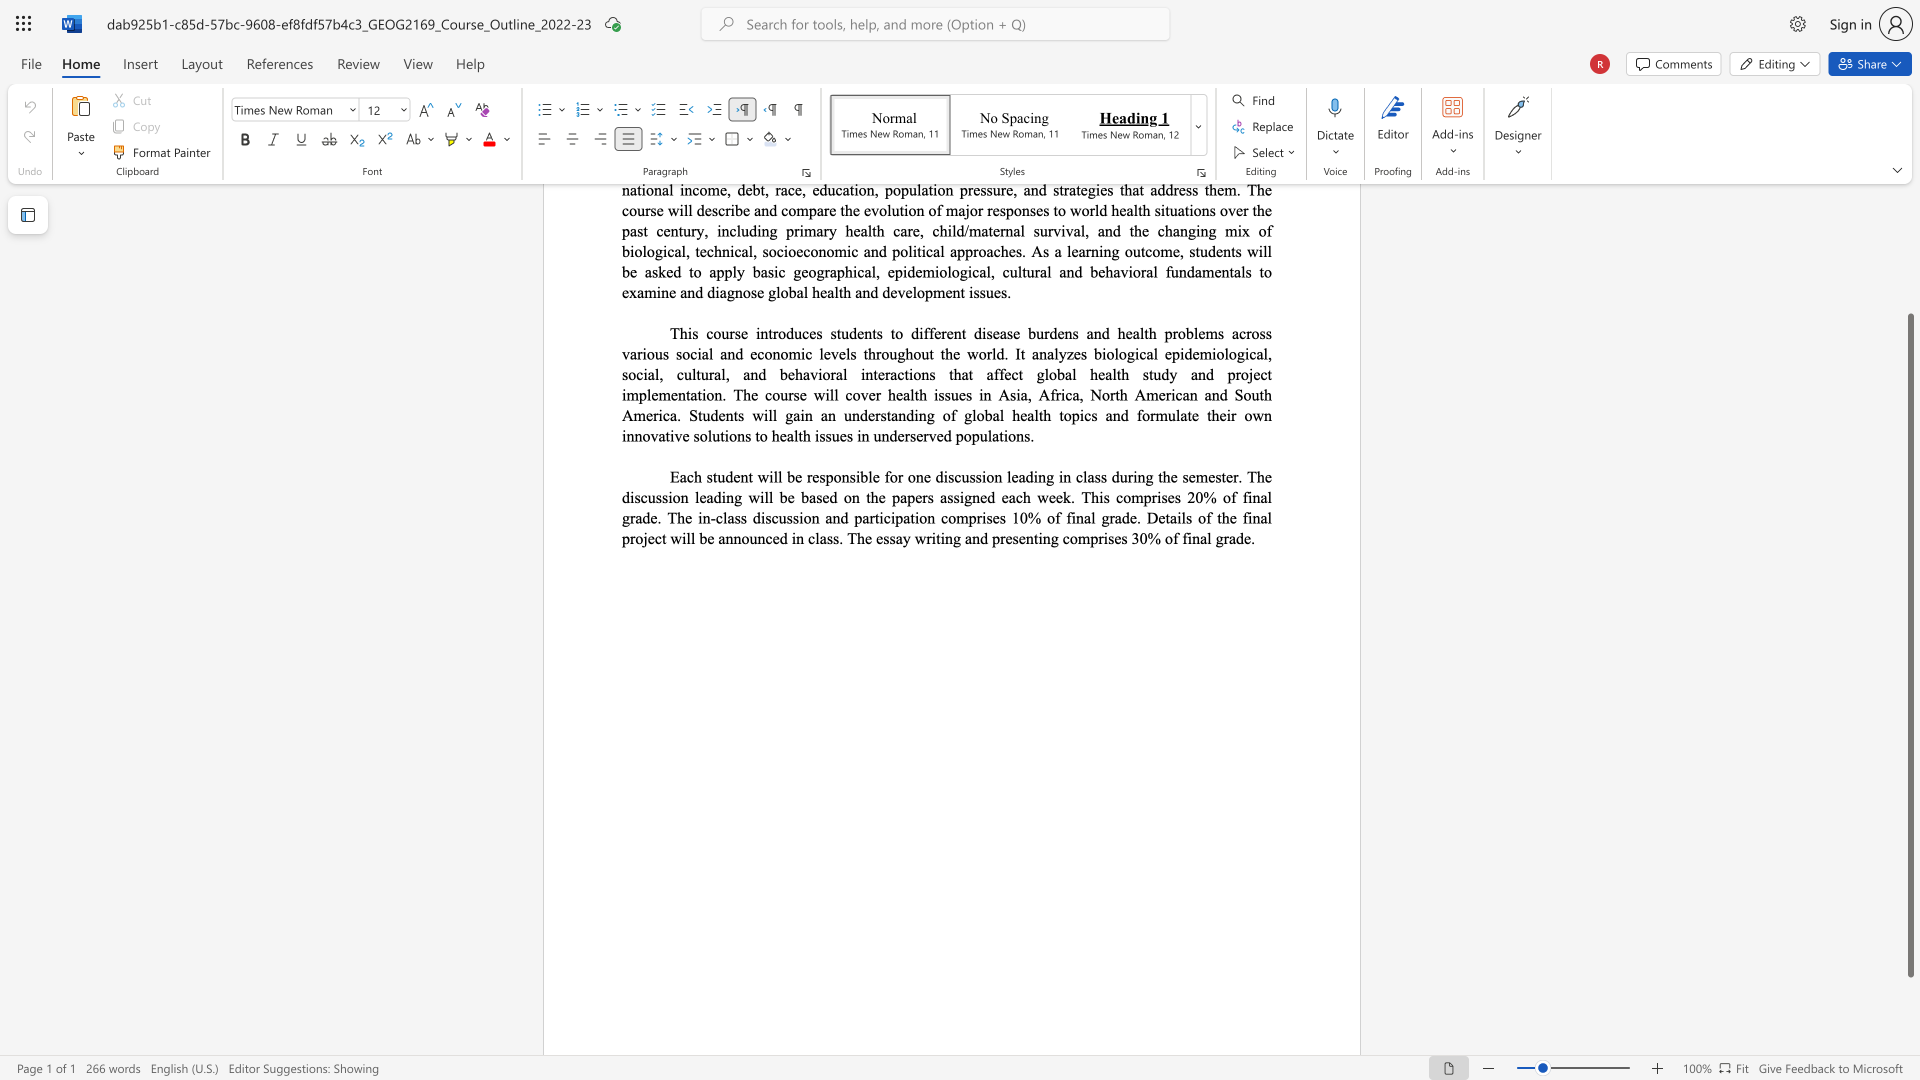  Describe the element at coordinates (1909, 289) in the screenshot. I see `the scrollbar on the right to shift the page higher` at that location.